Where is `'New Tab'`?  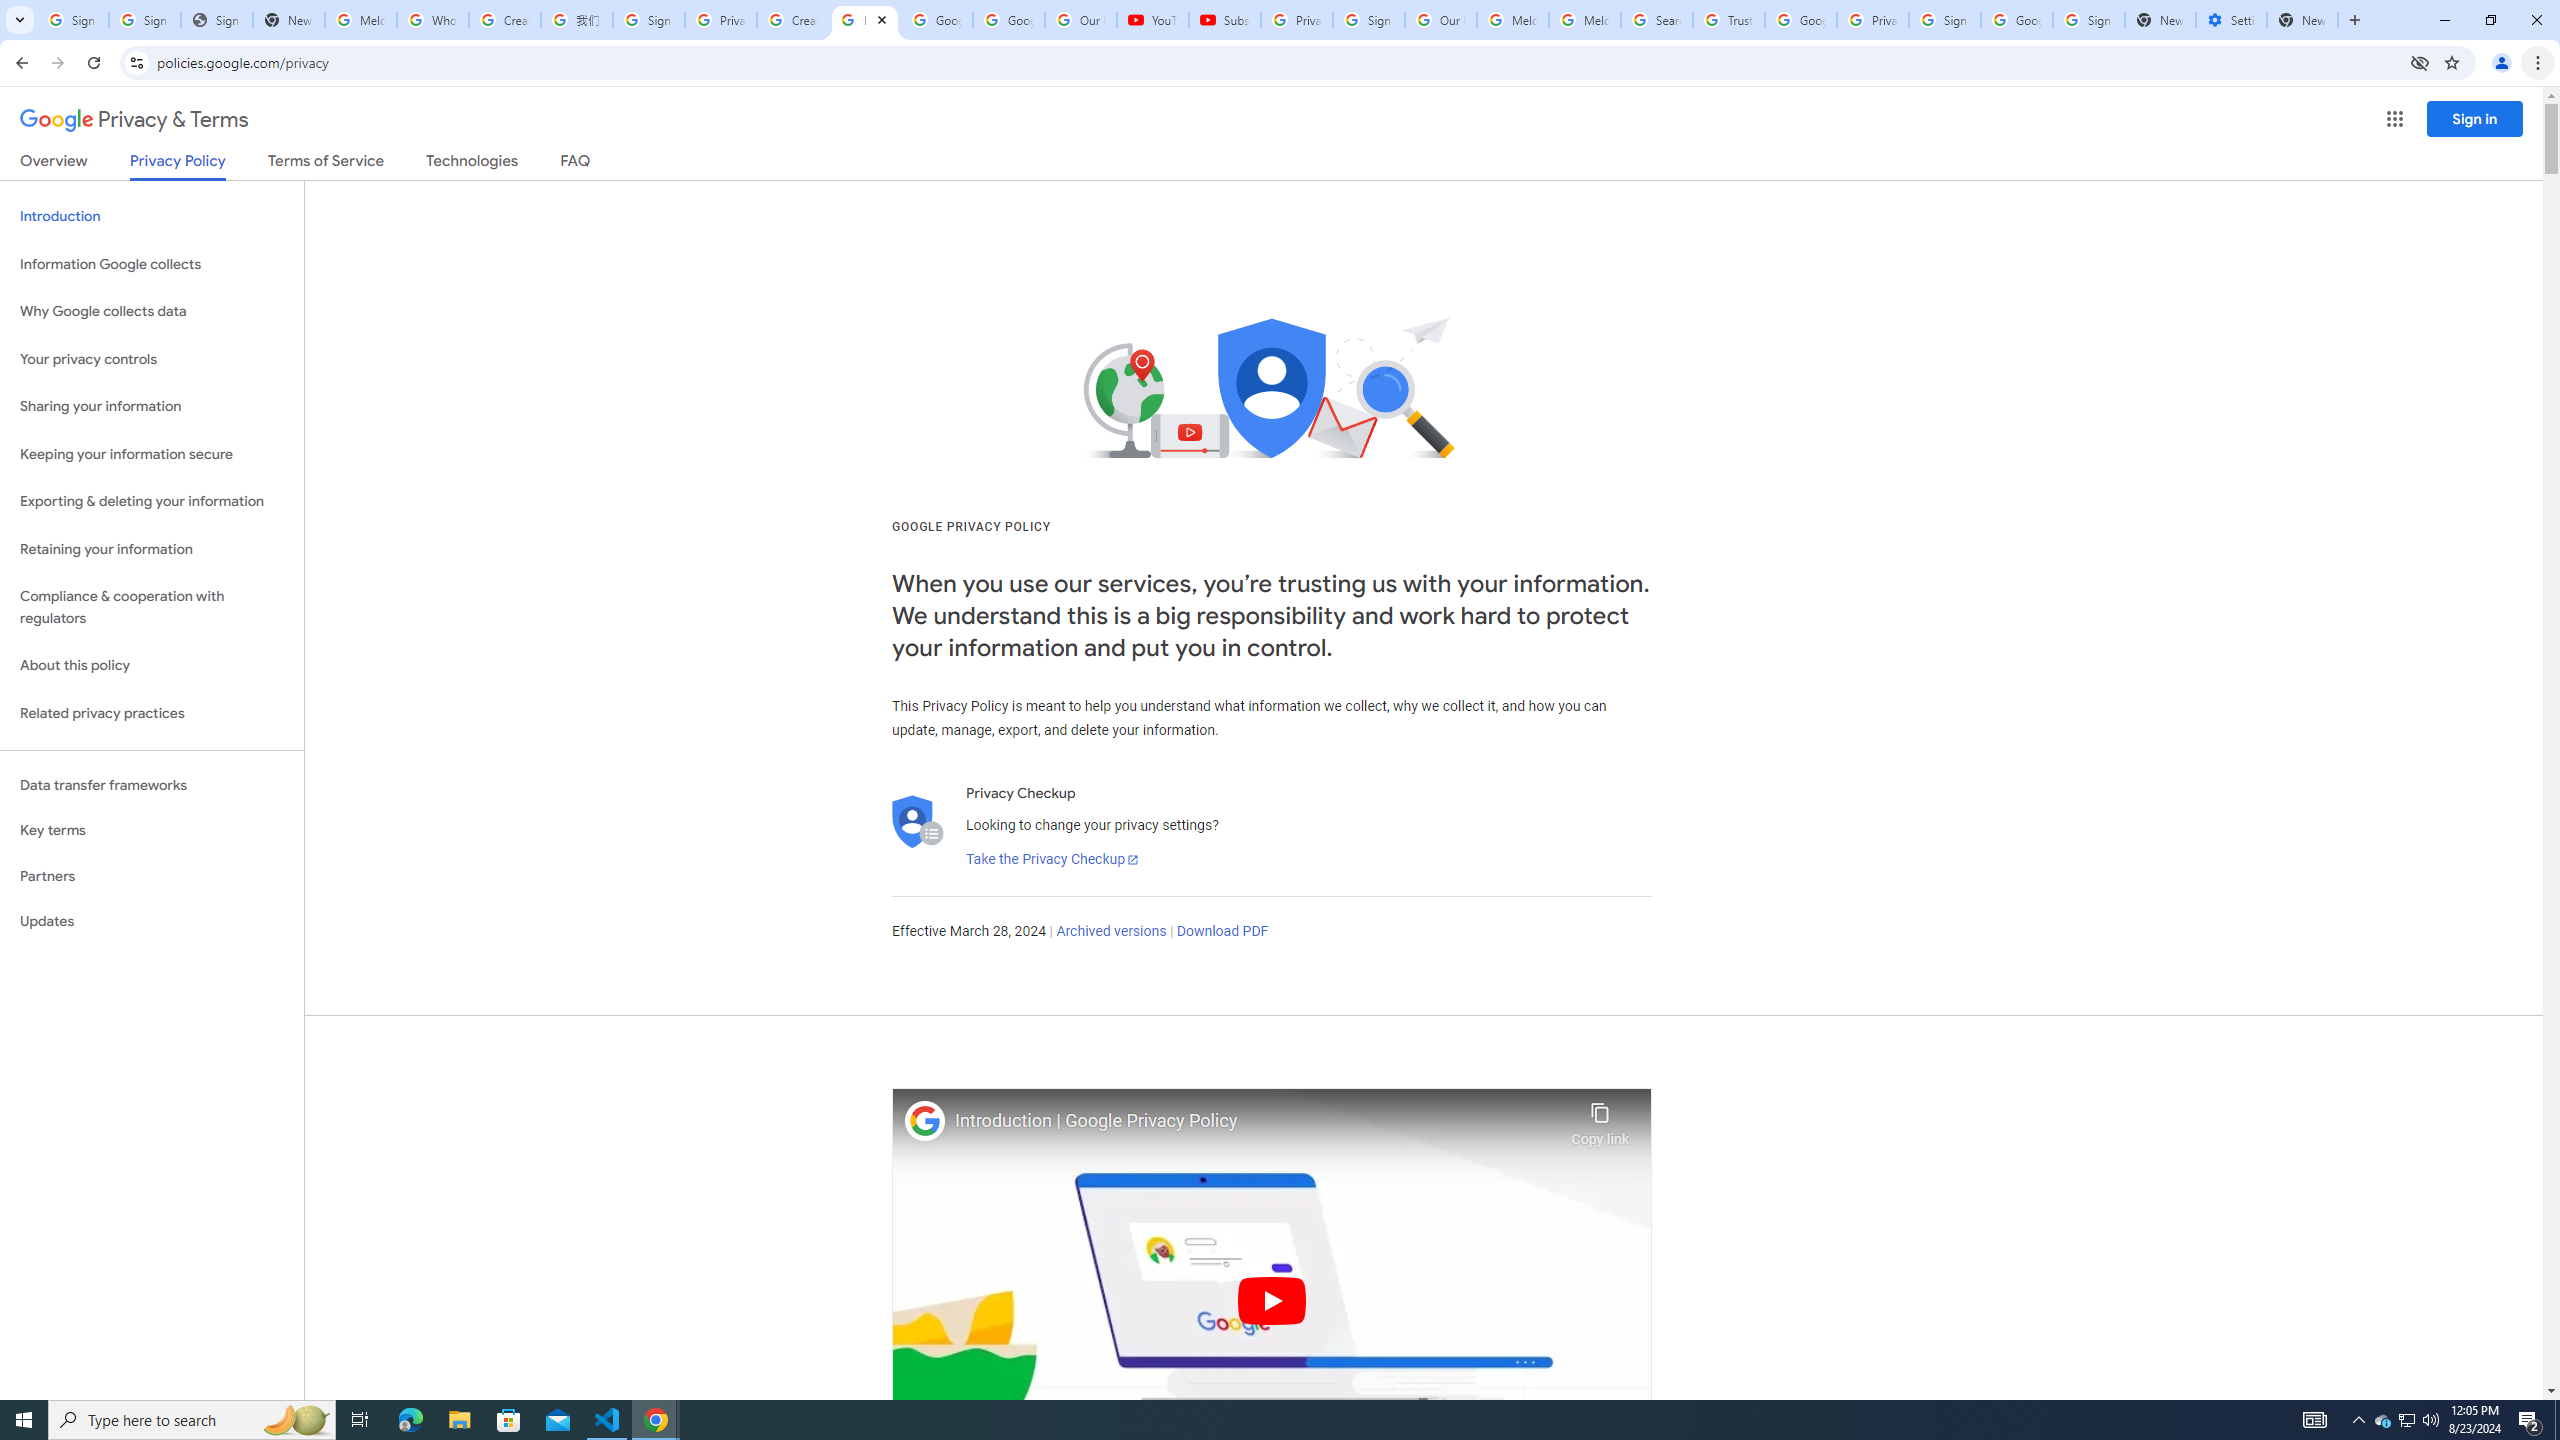 'New Tab' is located at coordinates (2302, 19).